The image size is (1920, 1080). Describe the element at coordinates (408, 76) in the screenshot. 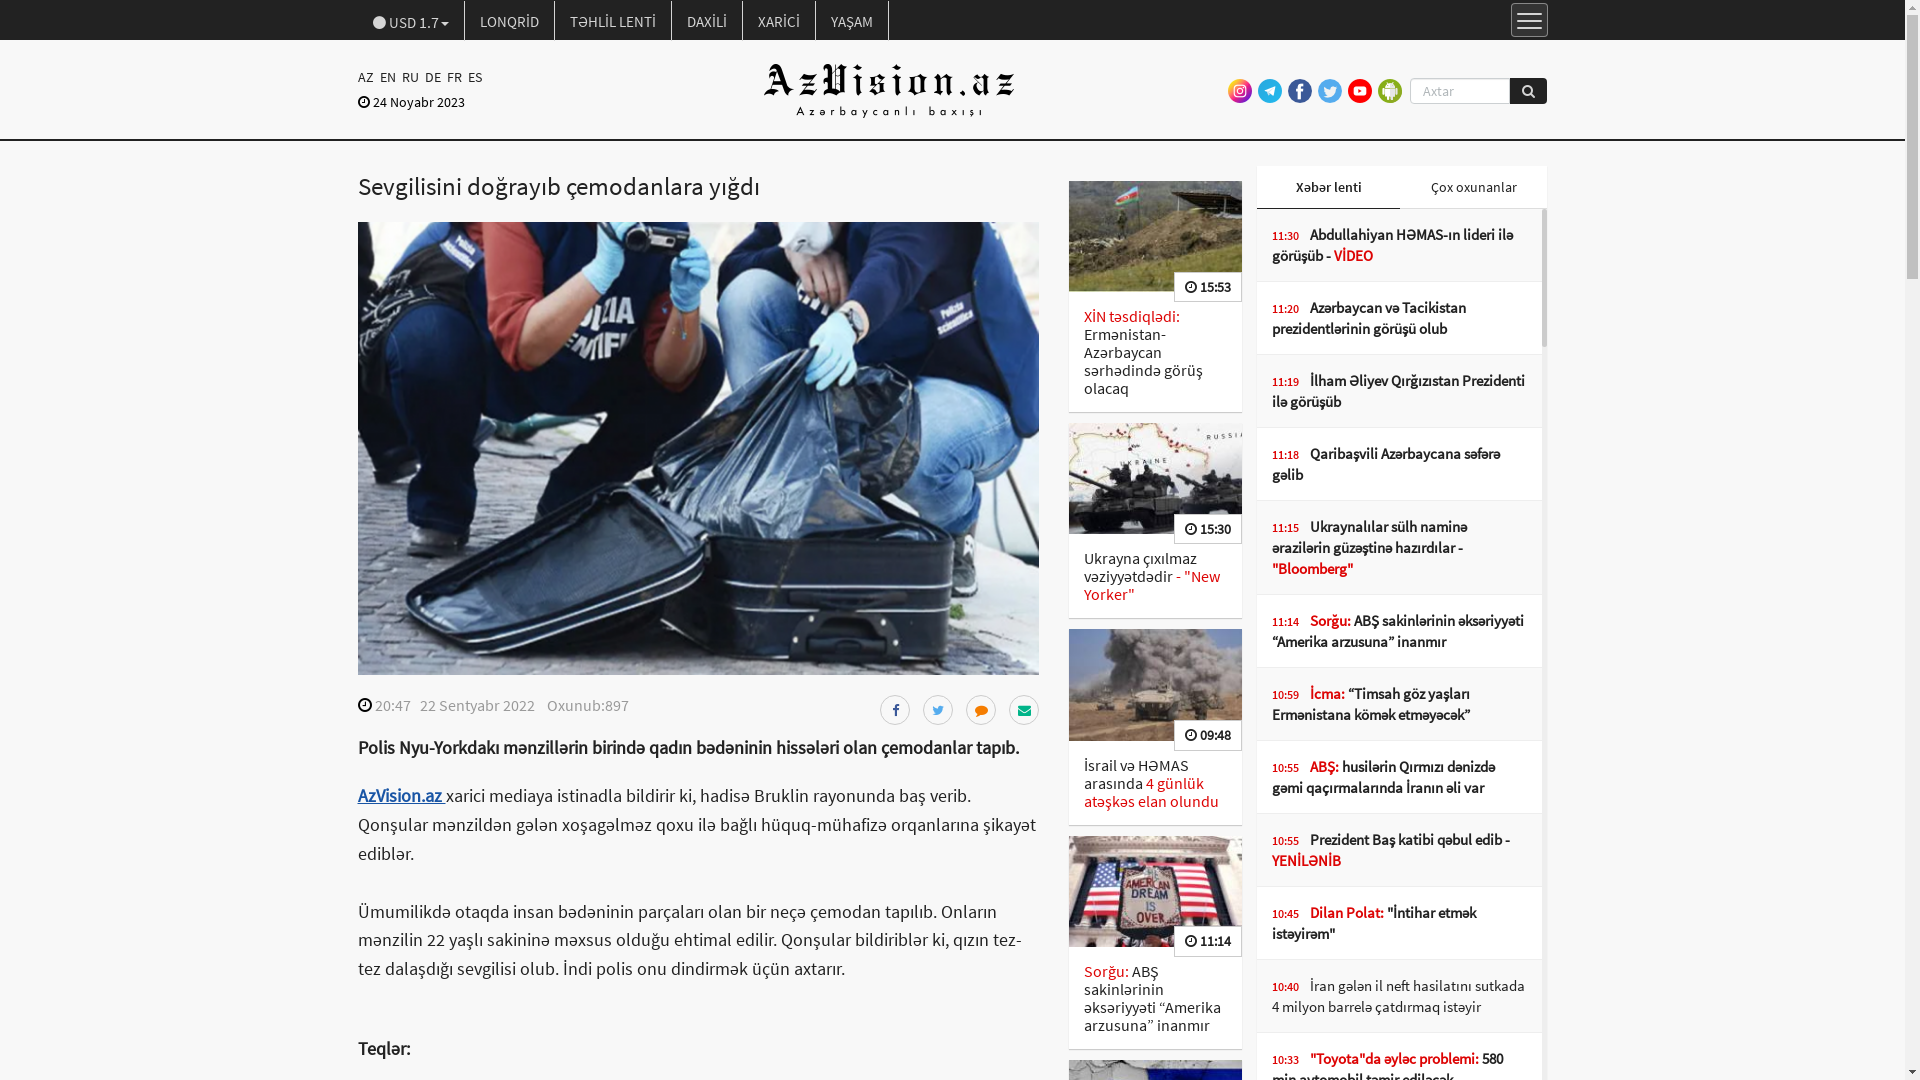

I see `'RU'` at that location.